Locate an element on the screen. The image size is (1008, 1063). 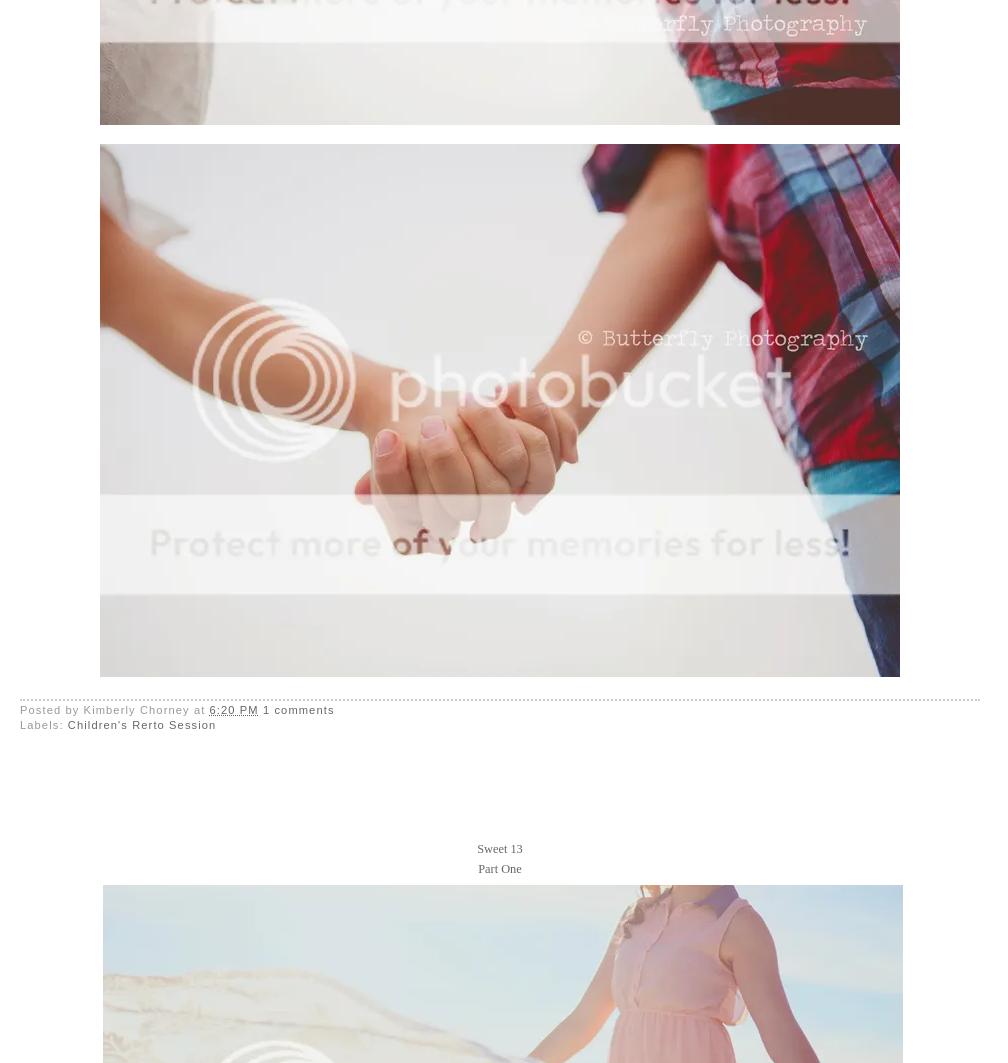
'Part One' is located at coordinates (499, 867).